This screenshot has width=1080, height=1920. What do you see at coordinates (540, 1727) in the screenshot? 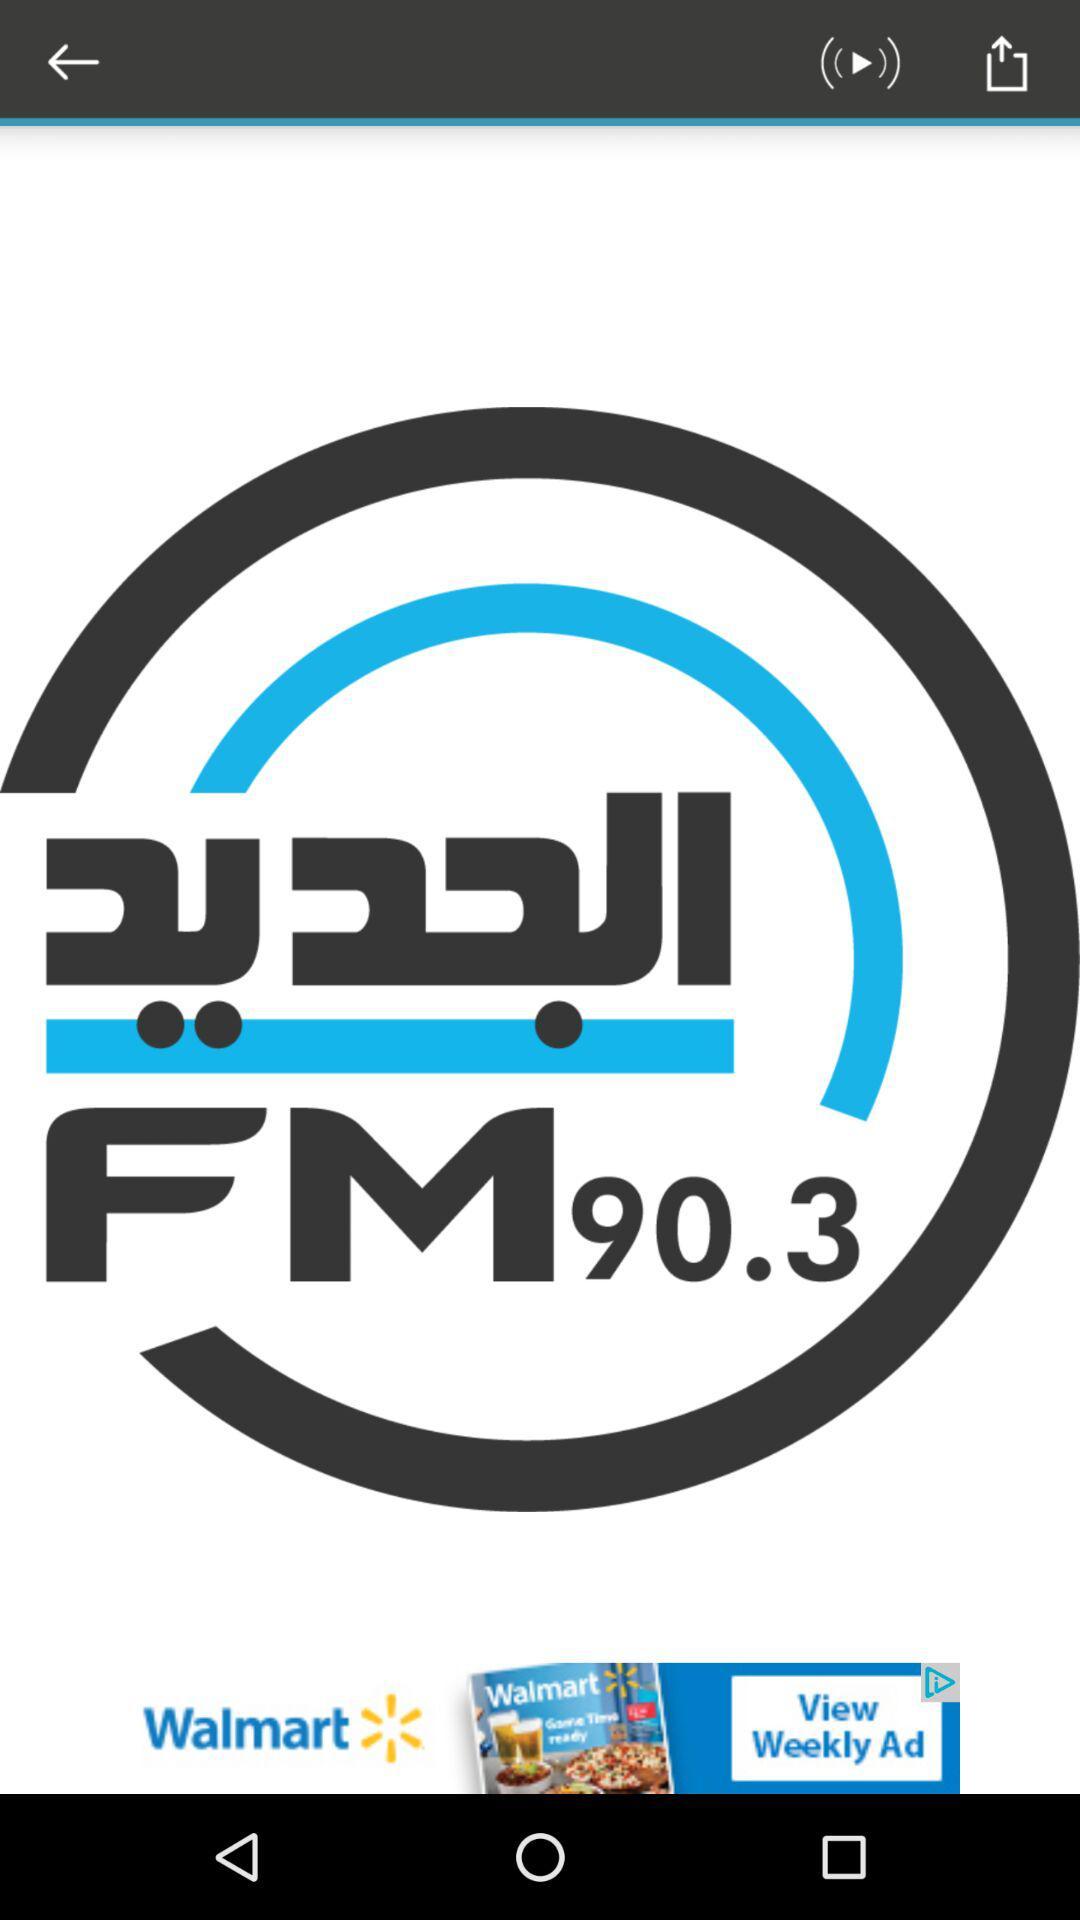
I see `open advertisement` at bounding box center [540, 1727].